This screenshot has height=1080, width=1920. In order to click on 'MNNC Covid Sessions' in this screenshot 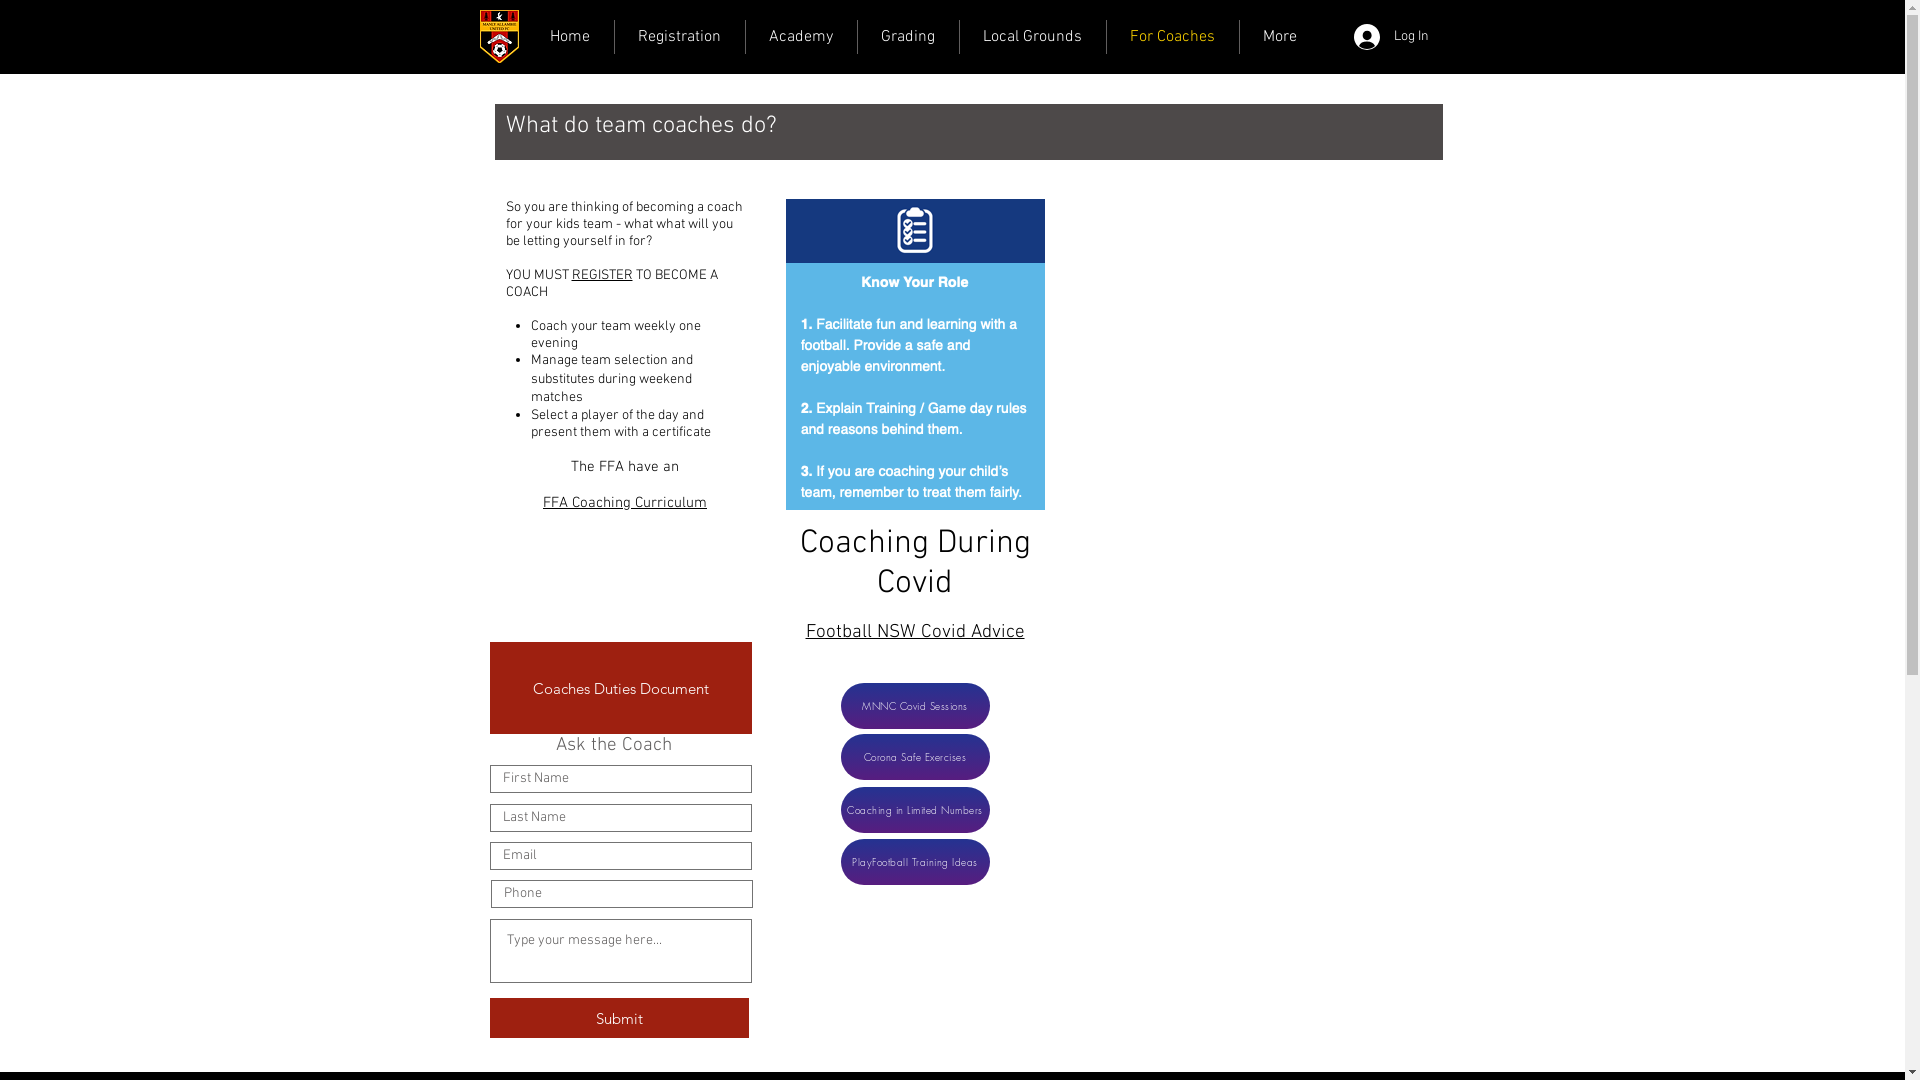, I will do `click(913, 704)`.